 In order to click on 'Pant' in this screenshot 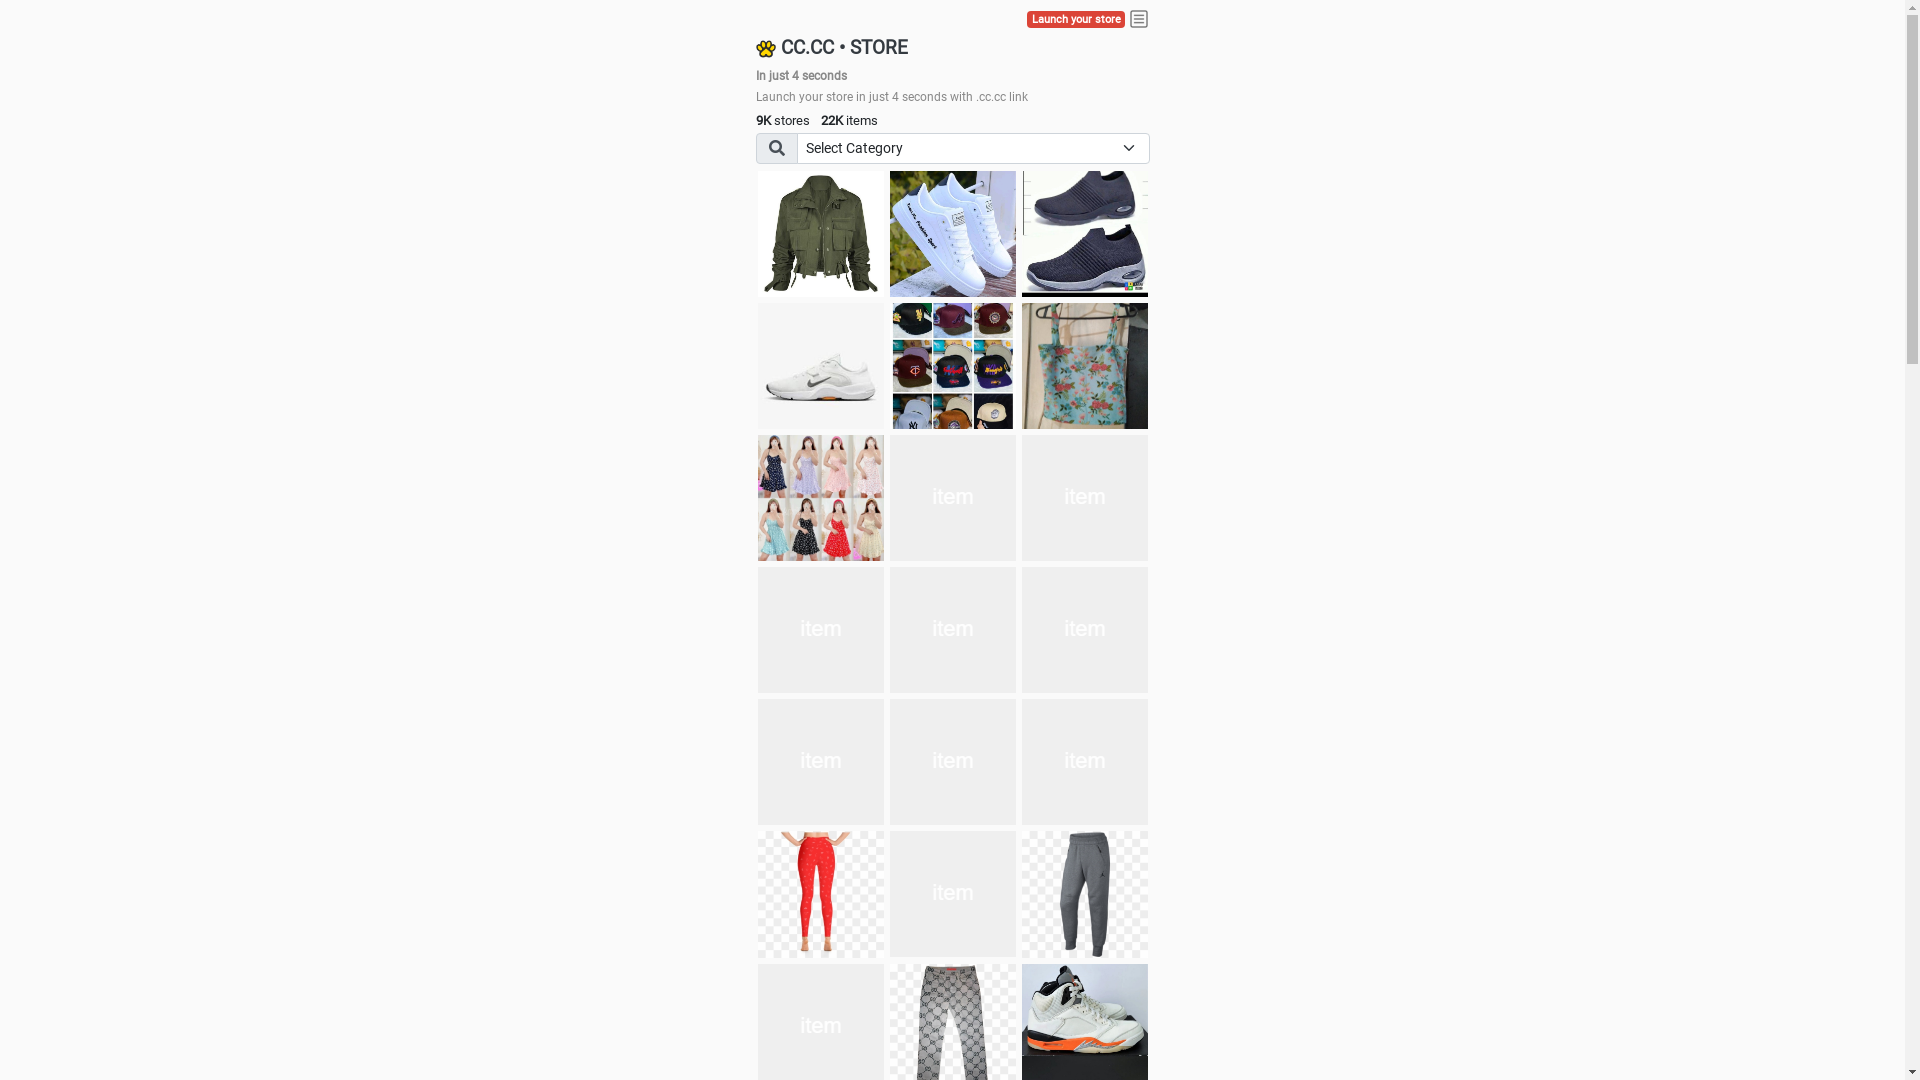, I will do `click(757, 893)`.